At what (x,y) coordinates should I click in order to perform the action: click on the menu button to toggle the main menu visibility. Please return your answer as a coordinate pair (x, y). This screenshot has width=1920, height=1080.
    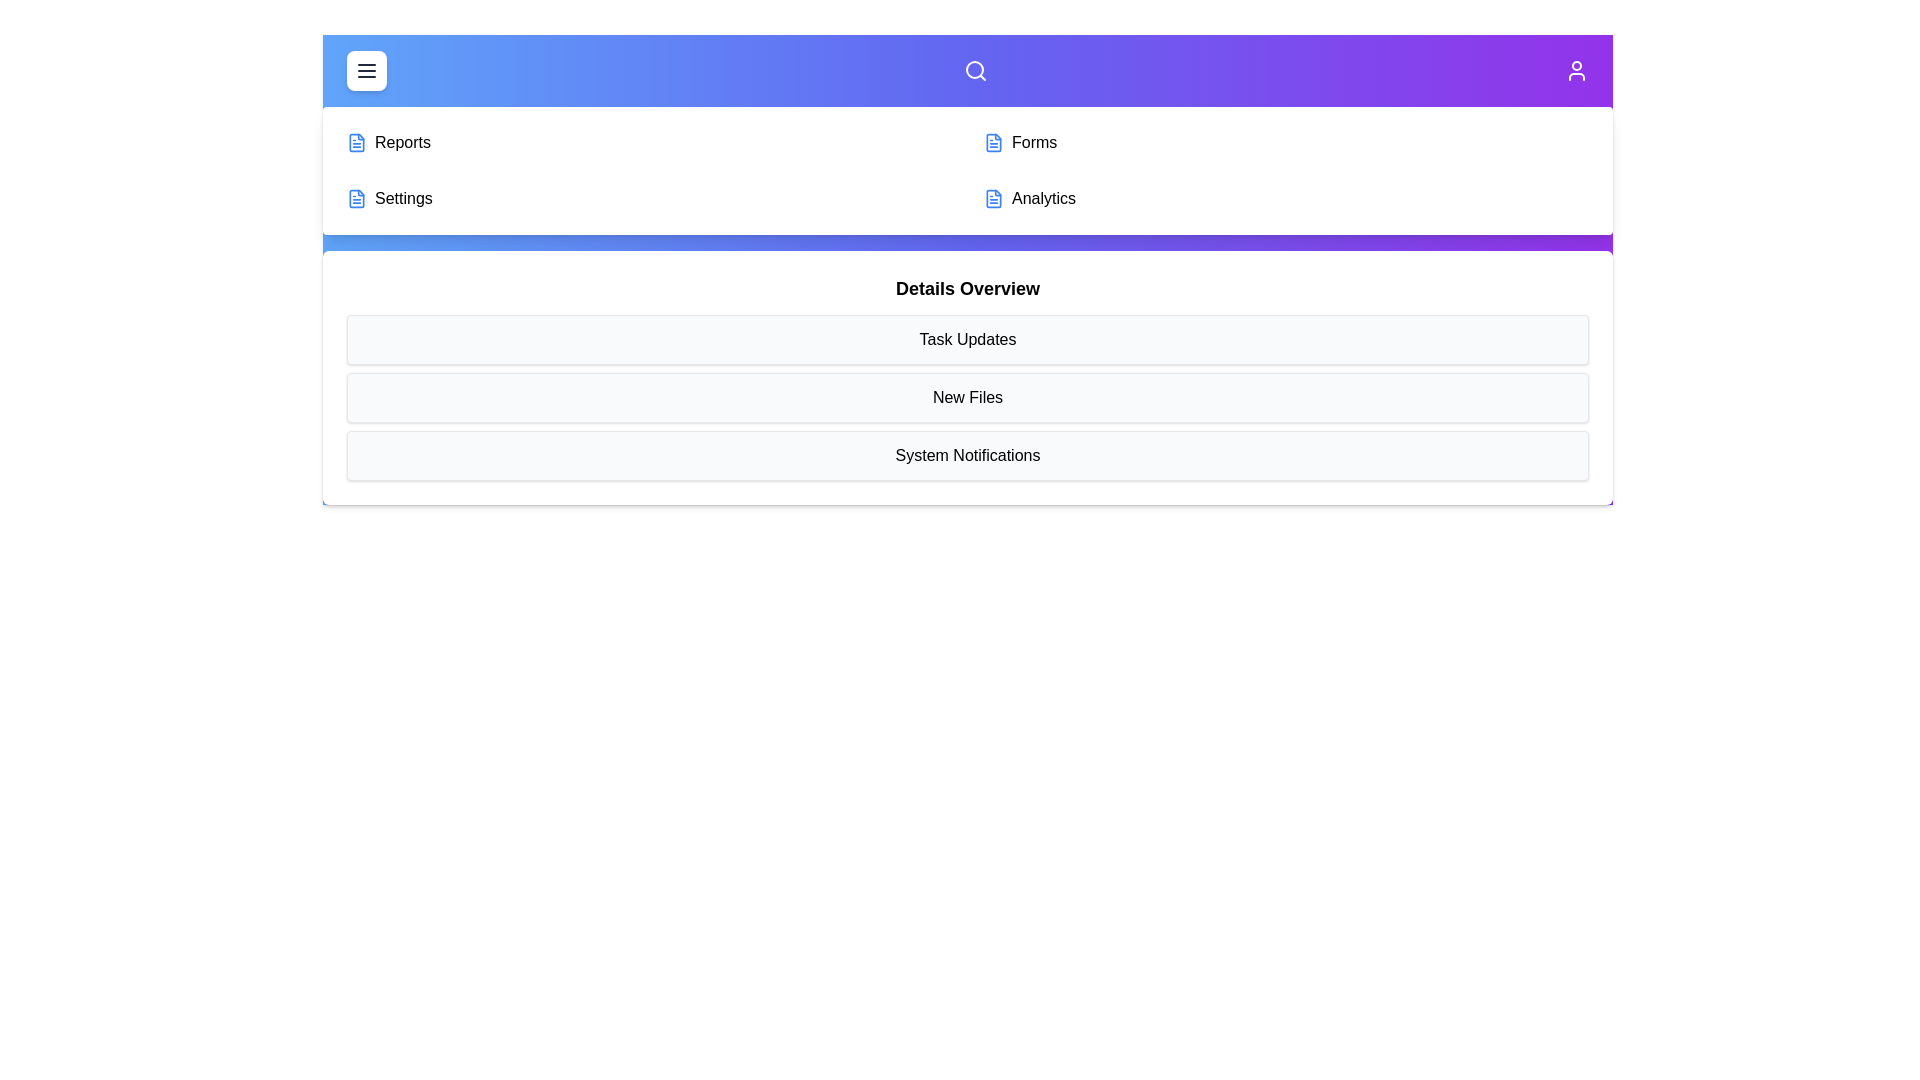
    Looking at the image, I should click on (366, 69).